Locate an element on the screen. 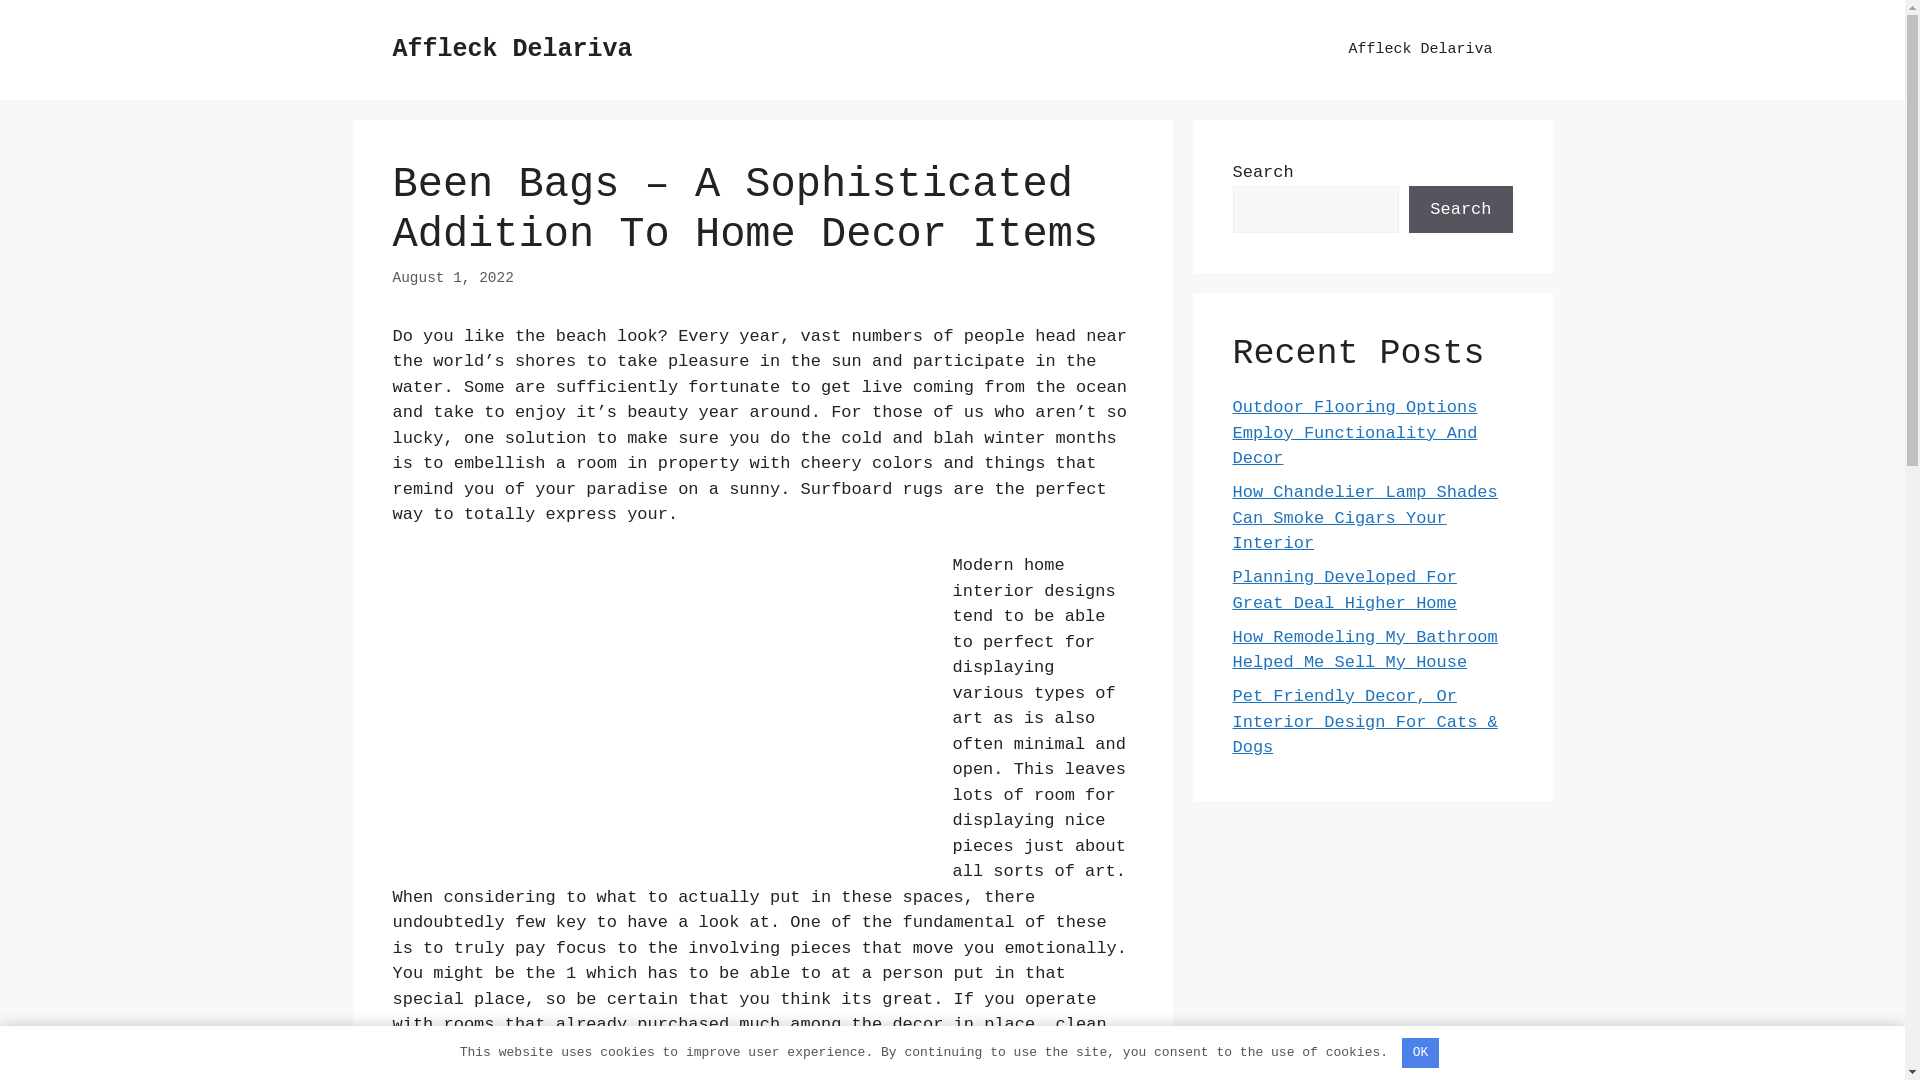  'OK' is located at coordinates (1419, 1052).